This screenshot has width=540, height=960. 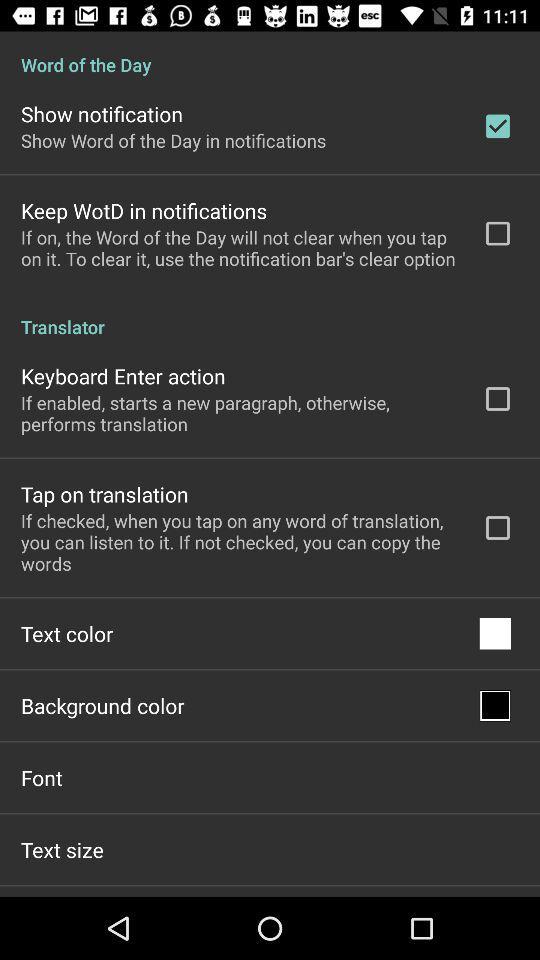 I want to click on app below if checked when app, so click(x=67, y=632).